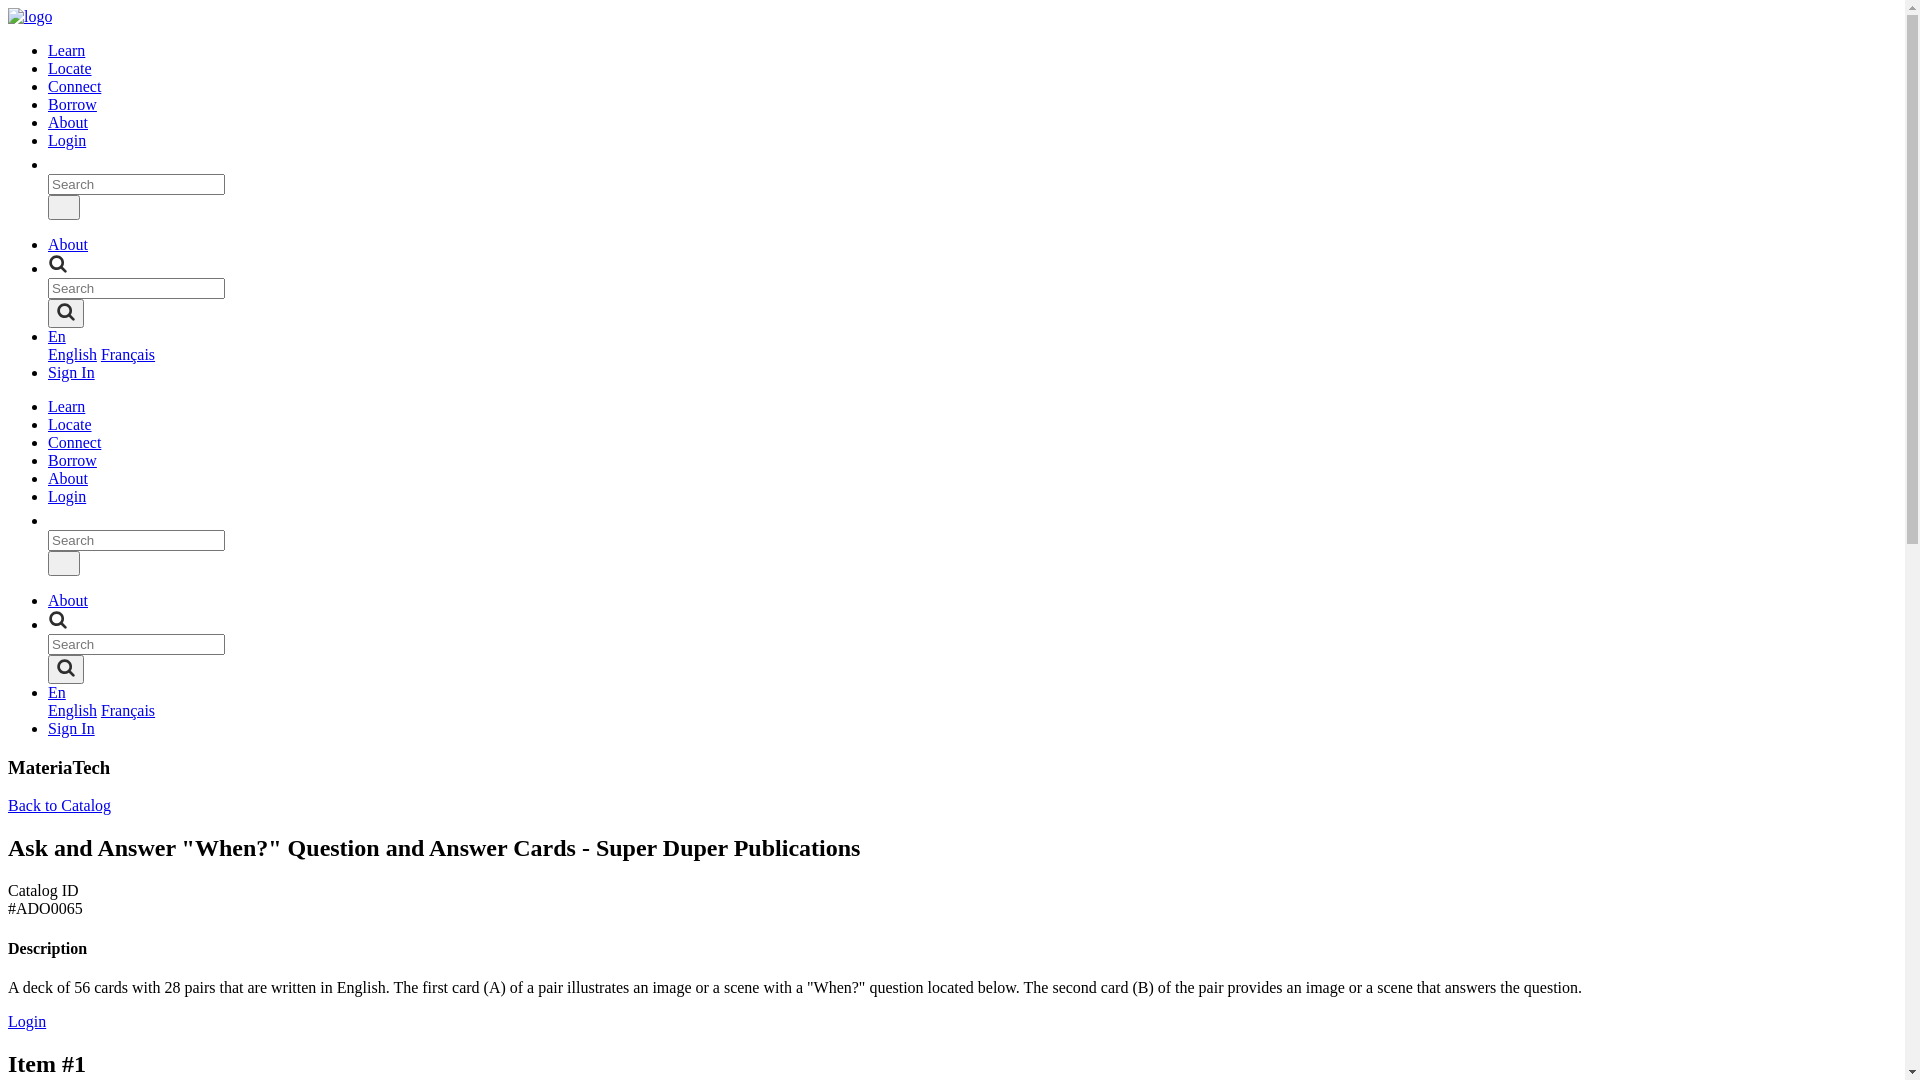  Describe the element at coordinates (70, 423) in the screenshot. I see `'Locate'` at that location.